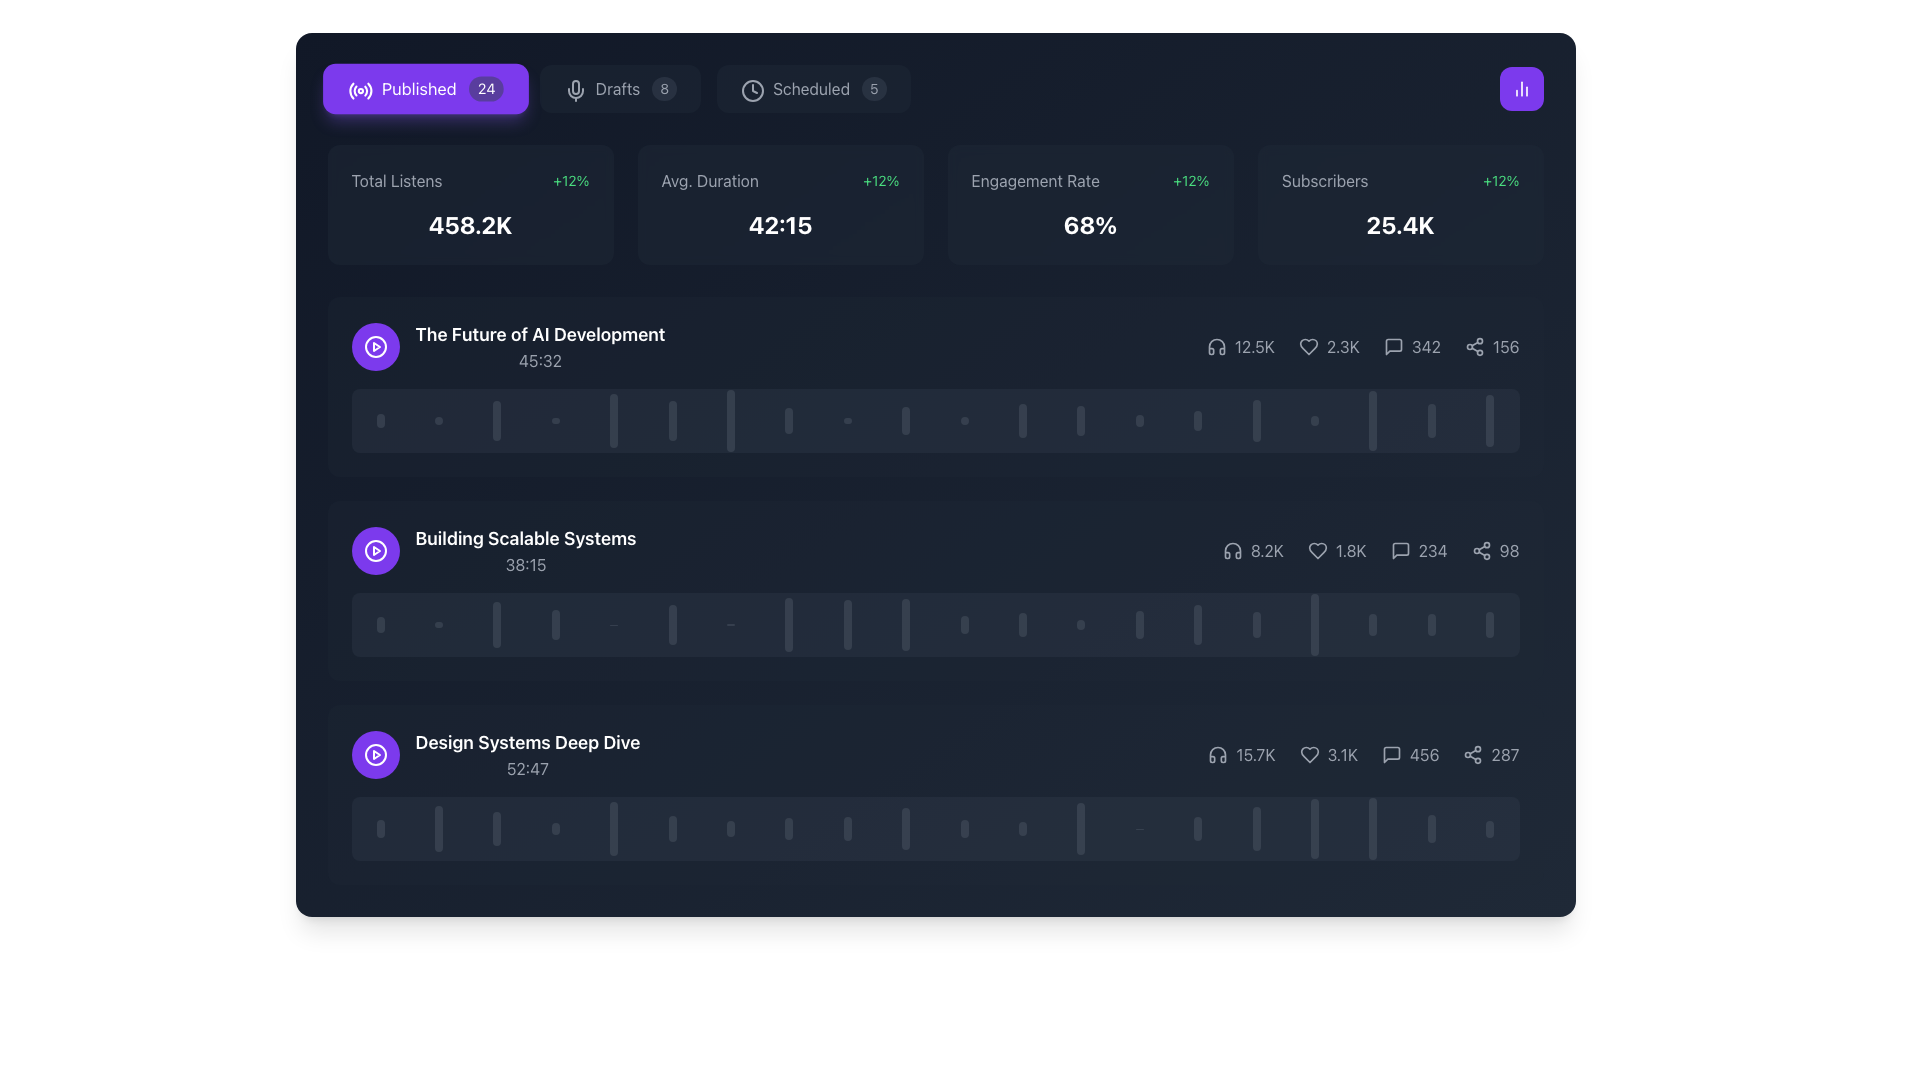 The height and width of the screenshot is (1080, 1920). I want to click on the last vertical bar in the timeline widget located at the bottom of the interface's middle section, so click(1372, 829).